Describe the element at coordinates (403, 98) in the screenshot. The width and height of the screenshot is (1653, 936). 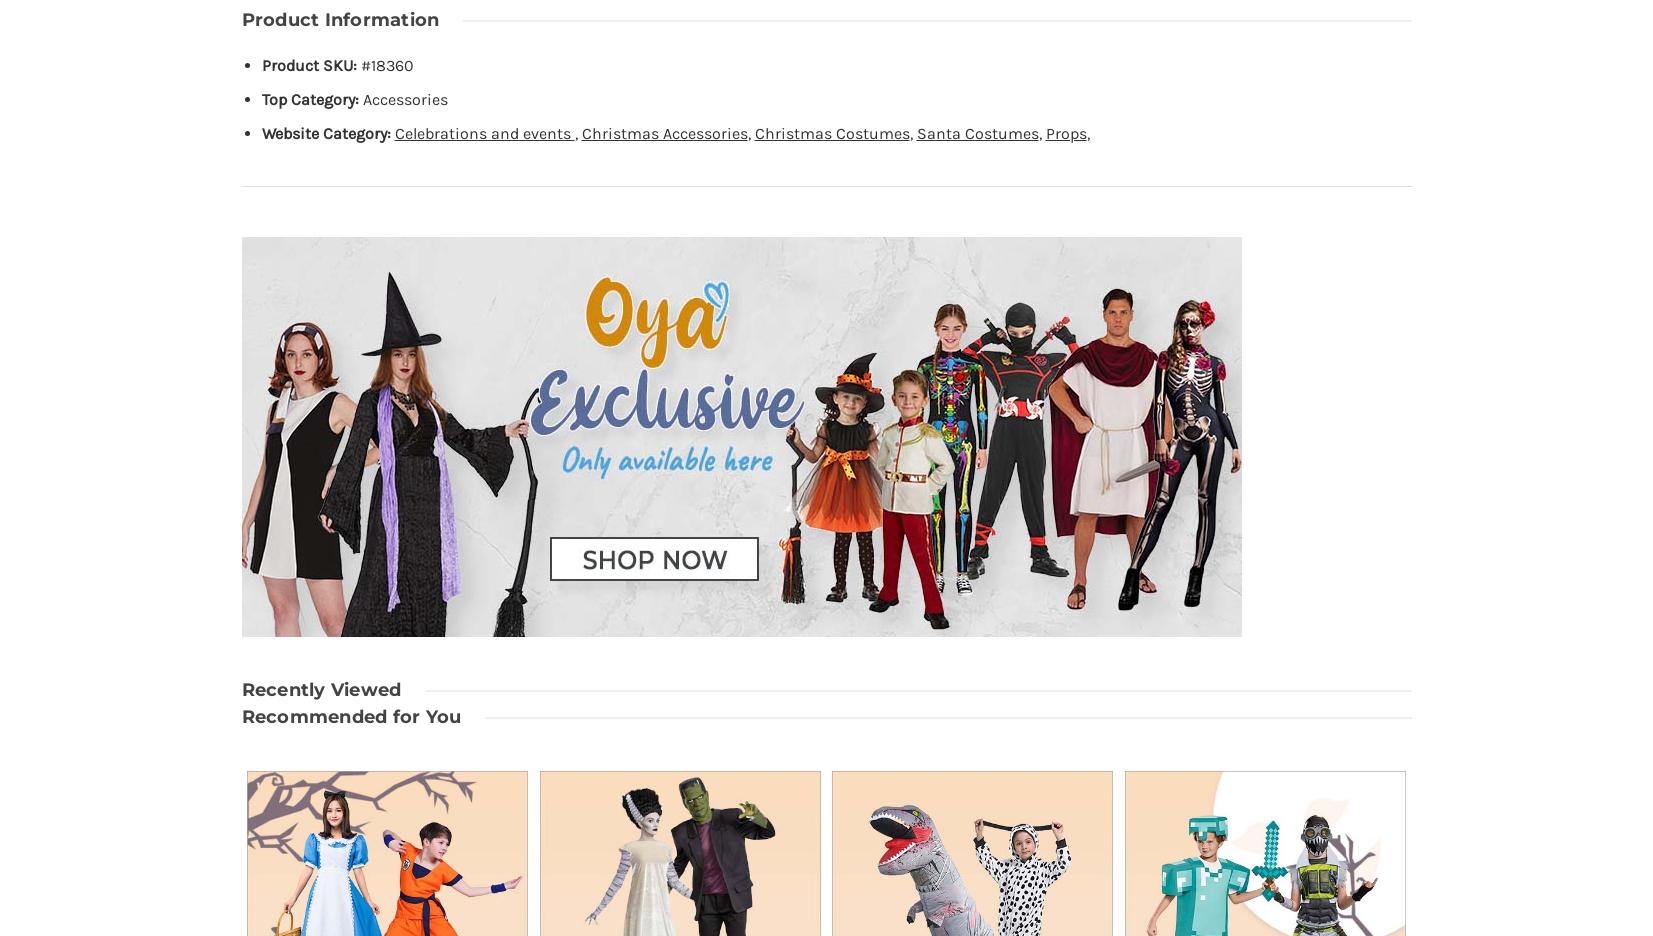
I see `'Accessories'` at that location.